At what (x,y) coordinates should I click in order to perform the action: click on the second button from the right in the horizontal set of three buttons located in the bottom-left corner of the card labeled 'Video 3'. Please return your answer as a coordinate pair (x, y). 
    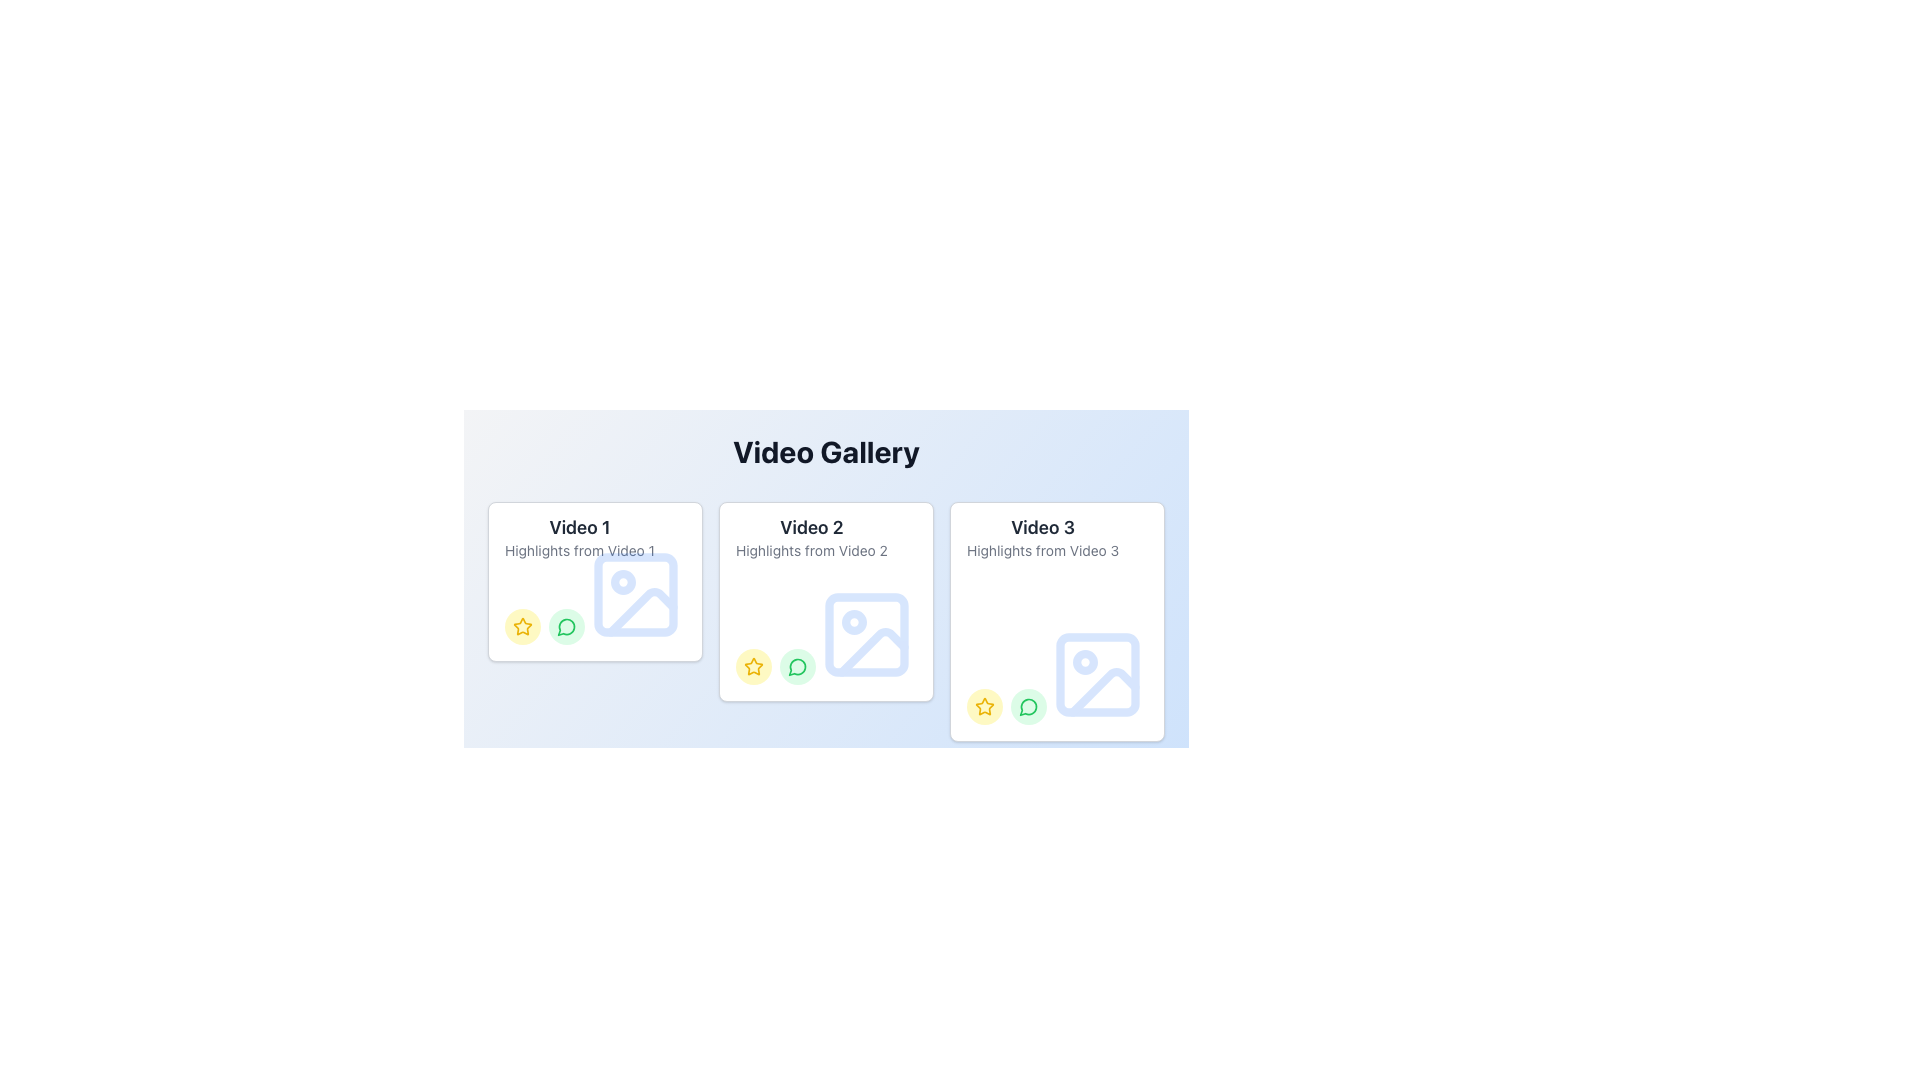
    Looking at the image, I should click on (1028, 962).